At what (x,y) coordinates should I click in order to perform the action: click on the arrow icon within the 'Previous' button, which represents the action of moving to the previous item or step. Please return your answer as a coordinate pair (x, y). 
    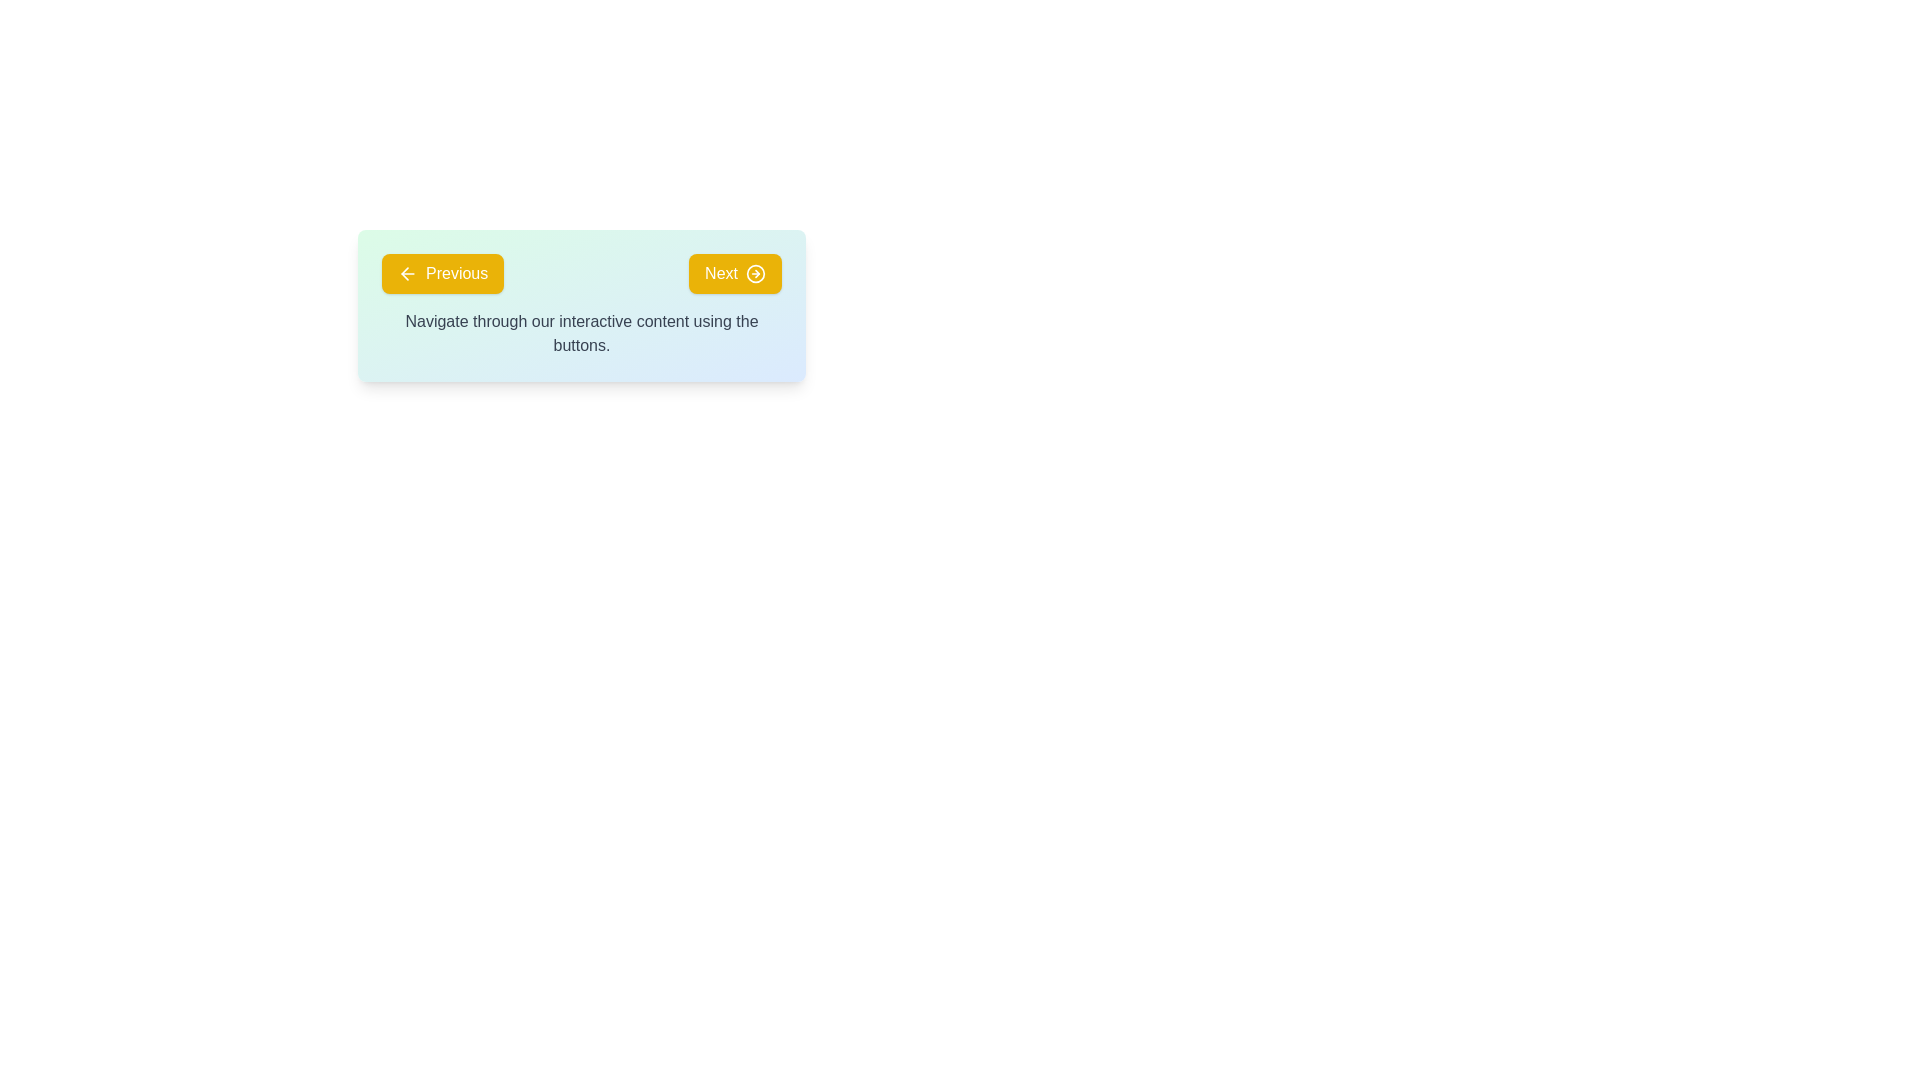
    Looking at the image, I should click on (407, 273).